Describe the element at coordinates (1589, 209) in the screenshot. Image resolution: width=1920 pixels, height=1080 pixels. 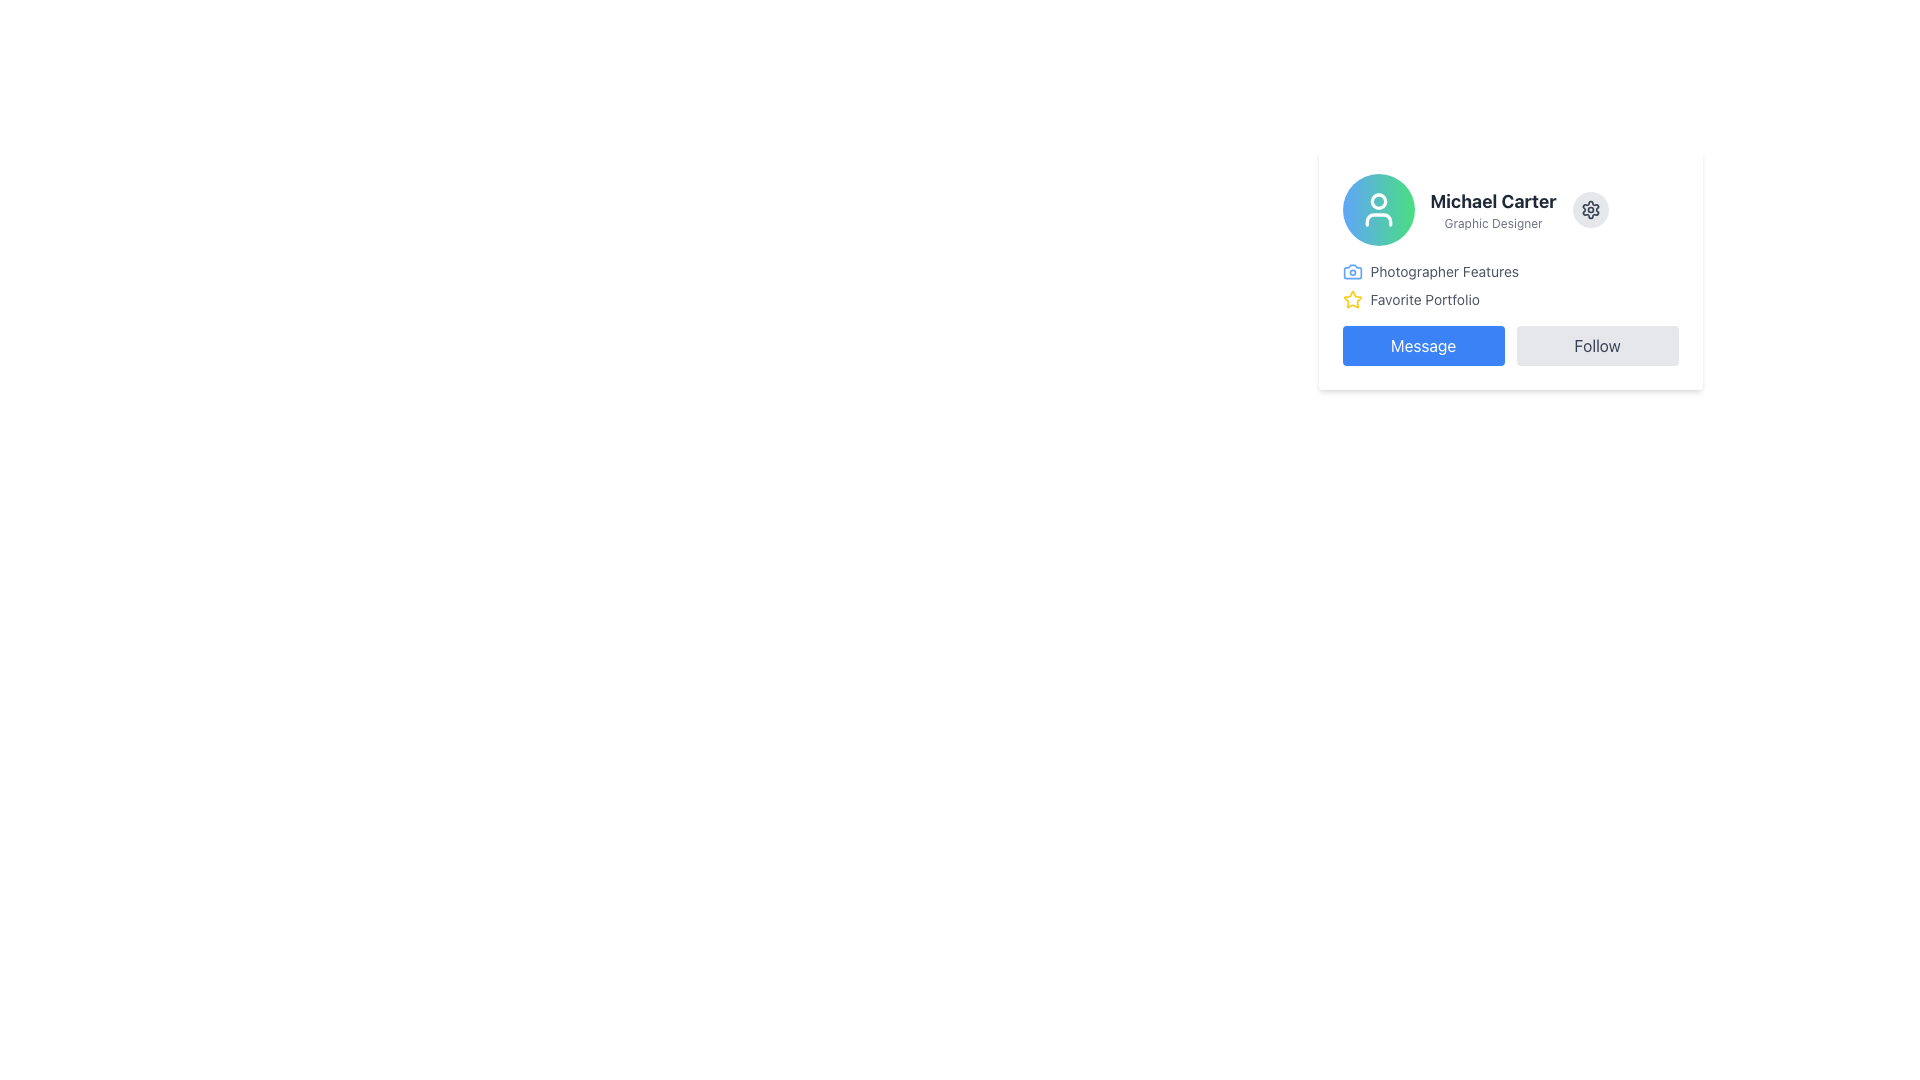
I see `the settings button located at the top-right corner of Michael Carter's profile card` at that location.